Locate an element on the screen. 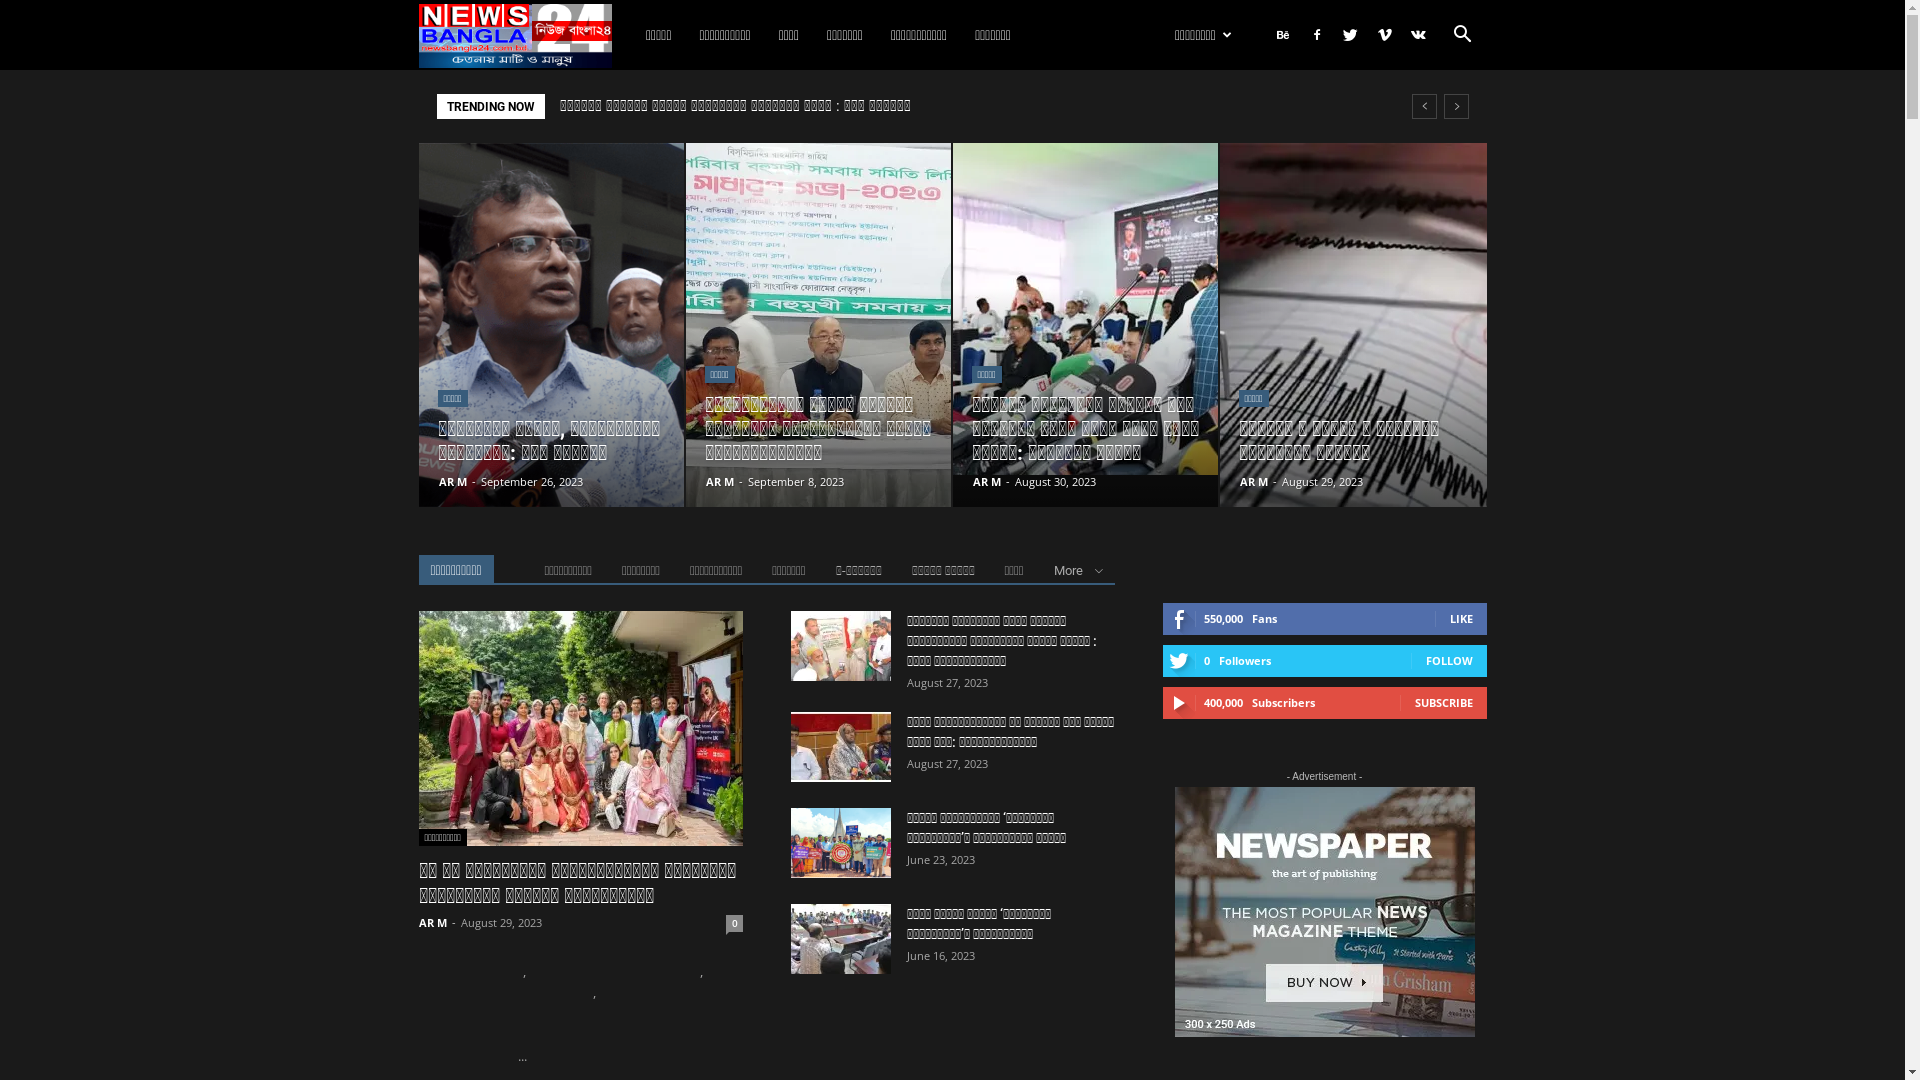  'Facebook' is located at coordinates (1316, 34).